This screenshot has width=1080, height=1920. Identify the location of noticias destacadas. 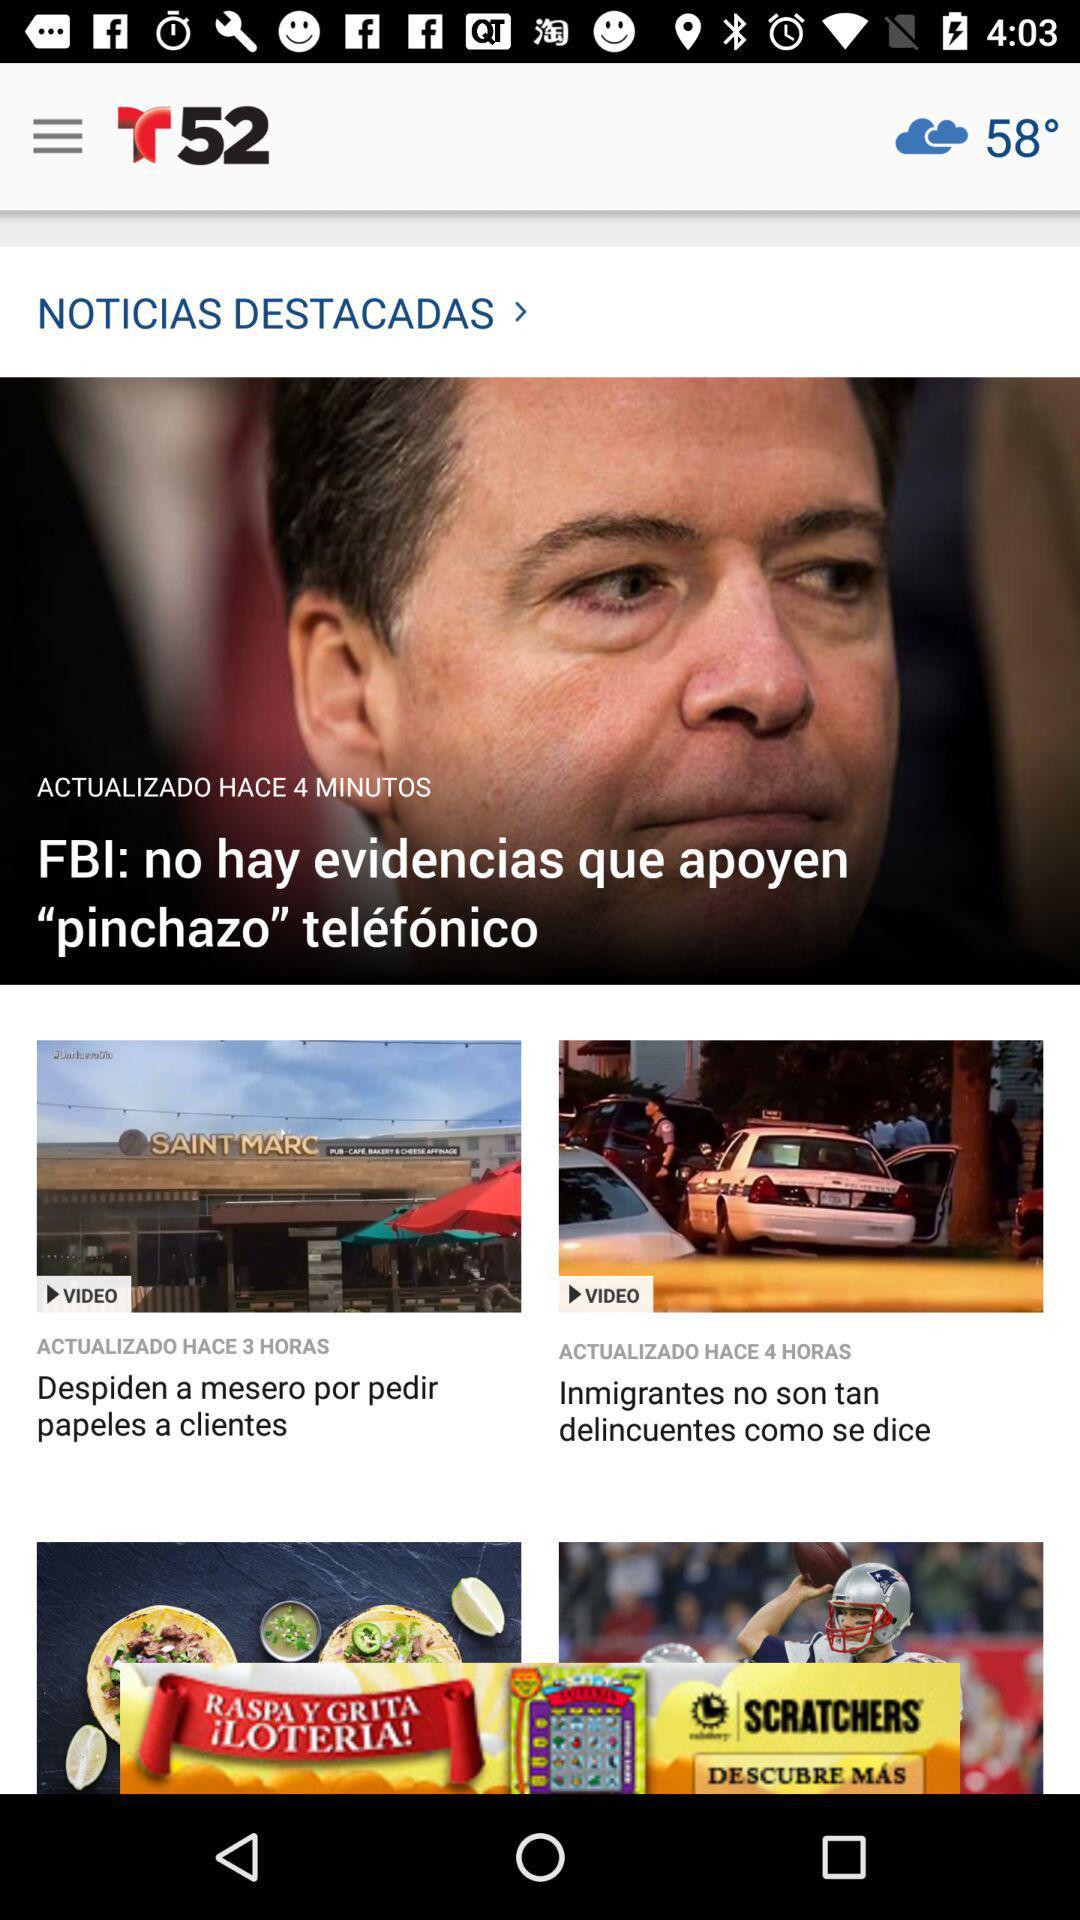
(281, 311).